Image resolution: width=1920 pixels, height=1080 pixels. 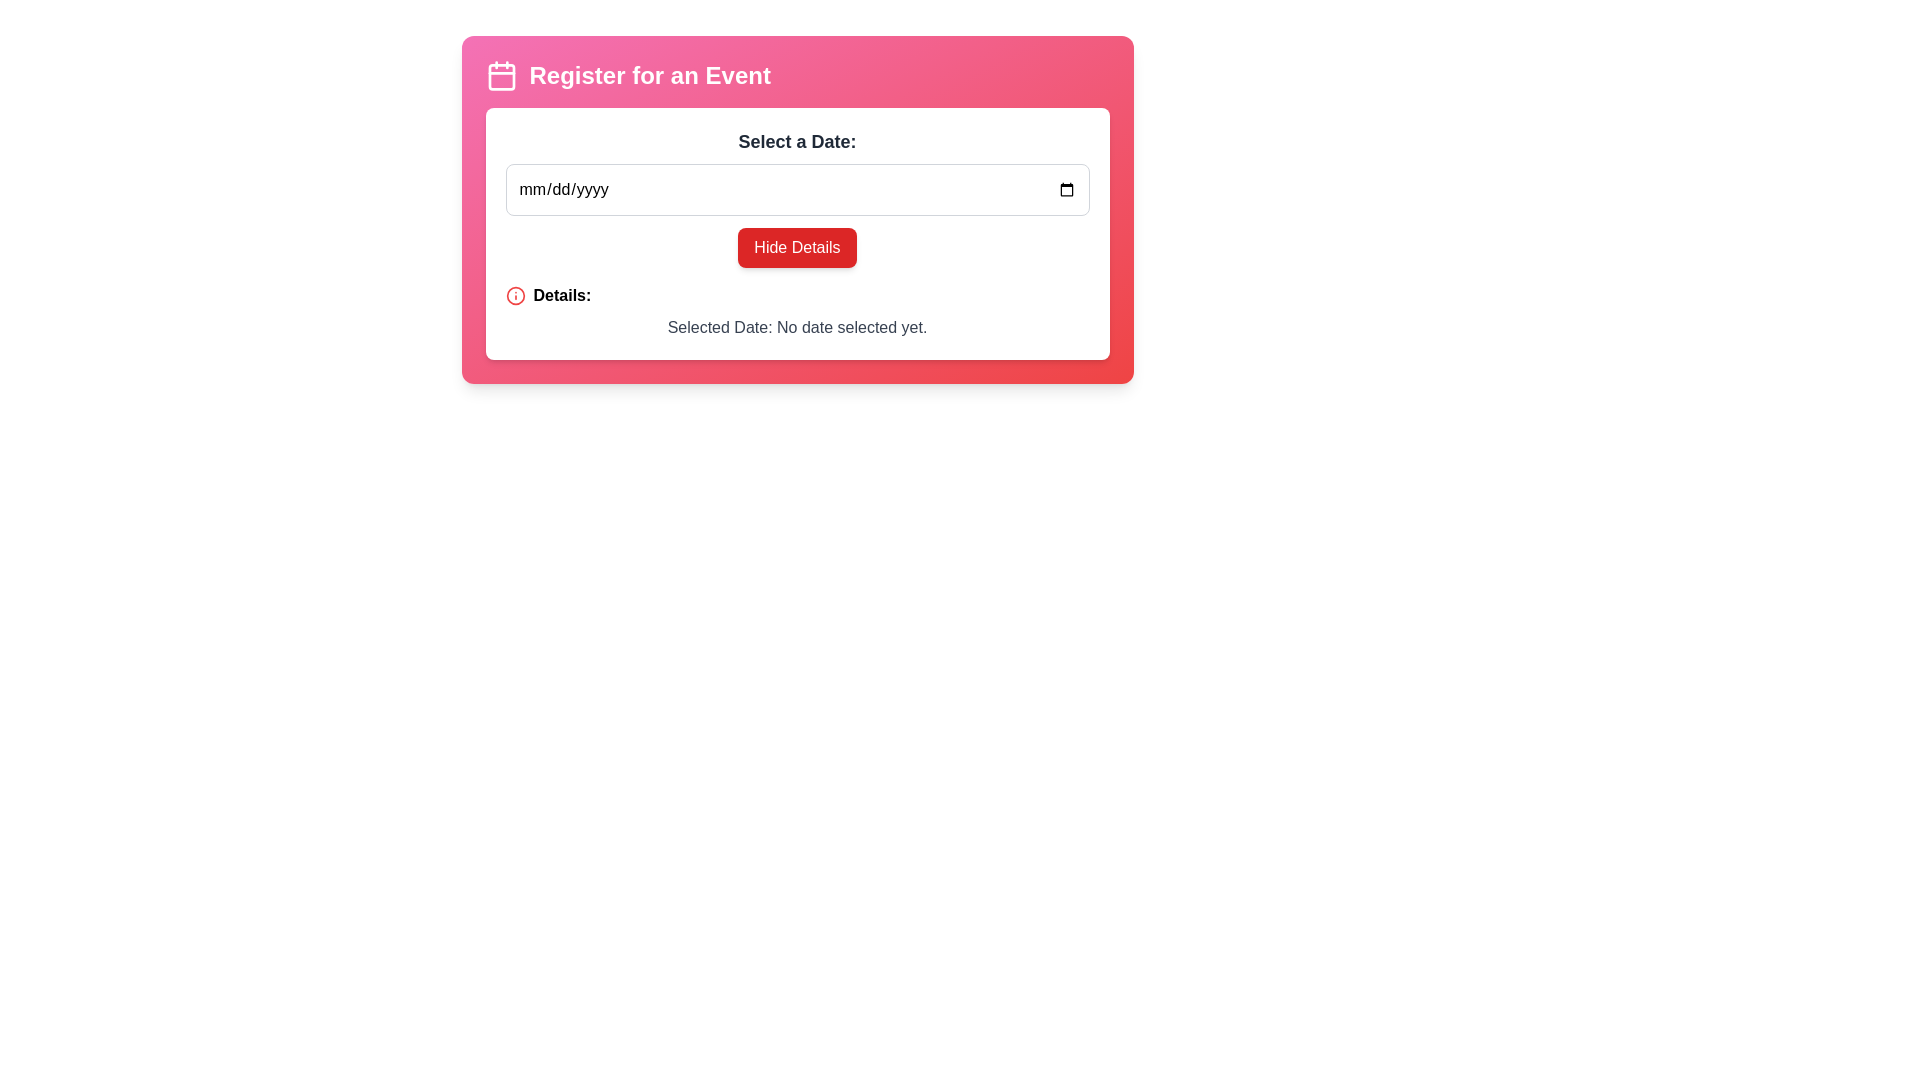 I want to click on the 'Hide Details' button, which has a prominent red background and white text, located below the date selector field, so click(x=796, y=233).